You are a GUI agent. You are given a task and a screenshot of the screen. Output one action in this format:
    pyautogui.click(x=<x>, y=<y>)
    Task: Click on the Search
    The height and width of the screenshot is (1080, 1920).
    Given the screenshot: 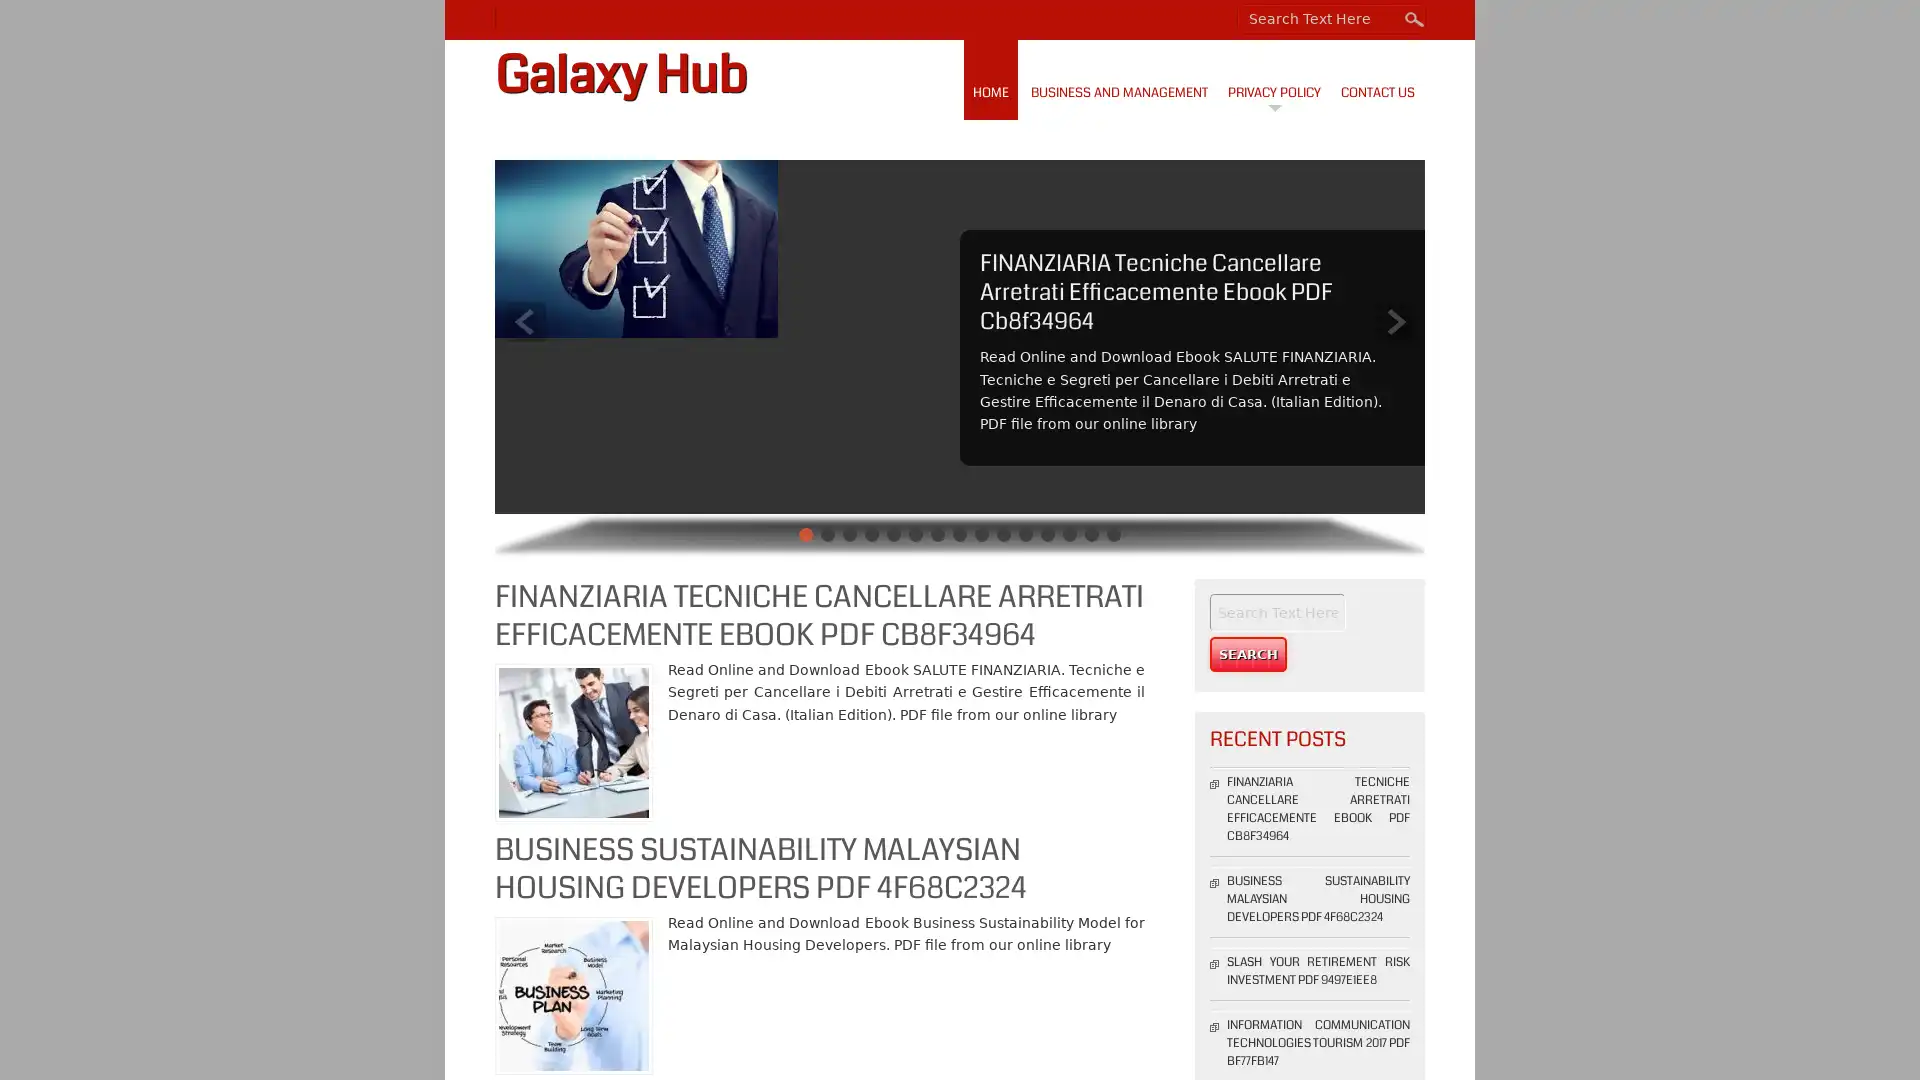 What is the action you would take?
    pyautogui.click(x=1247, y=654)
    